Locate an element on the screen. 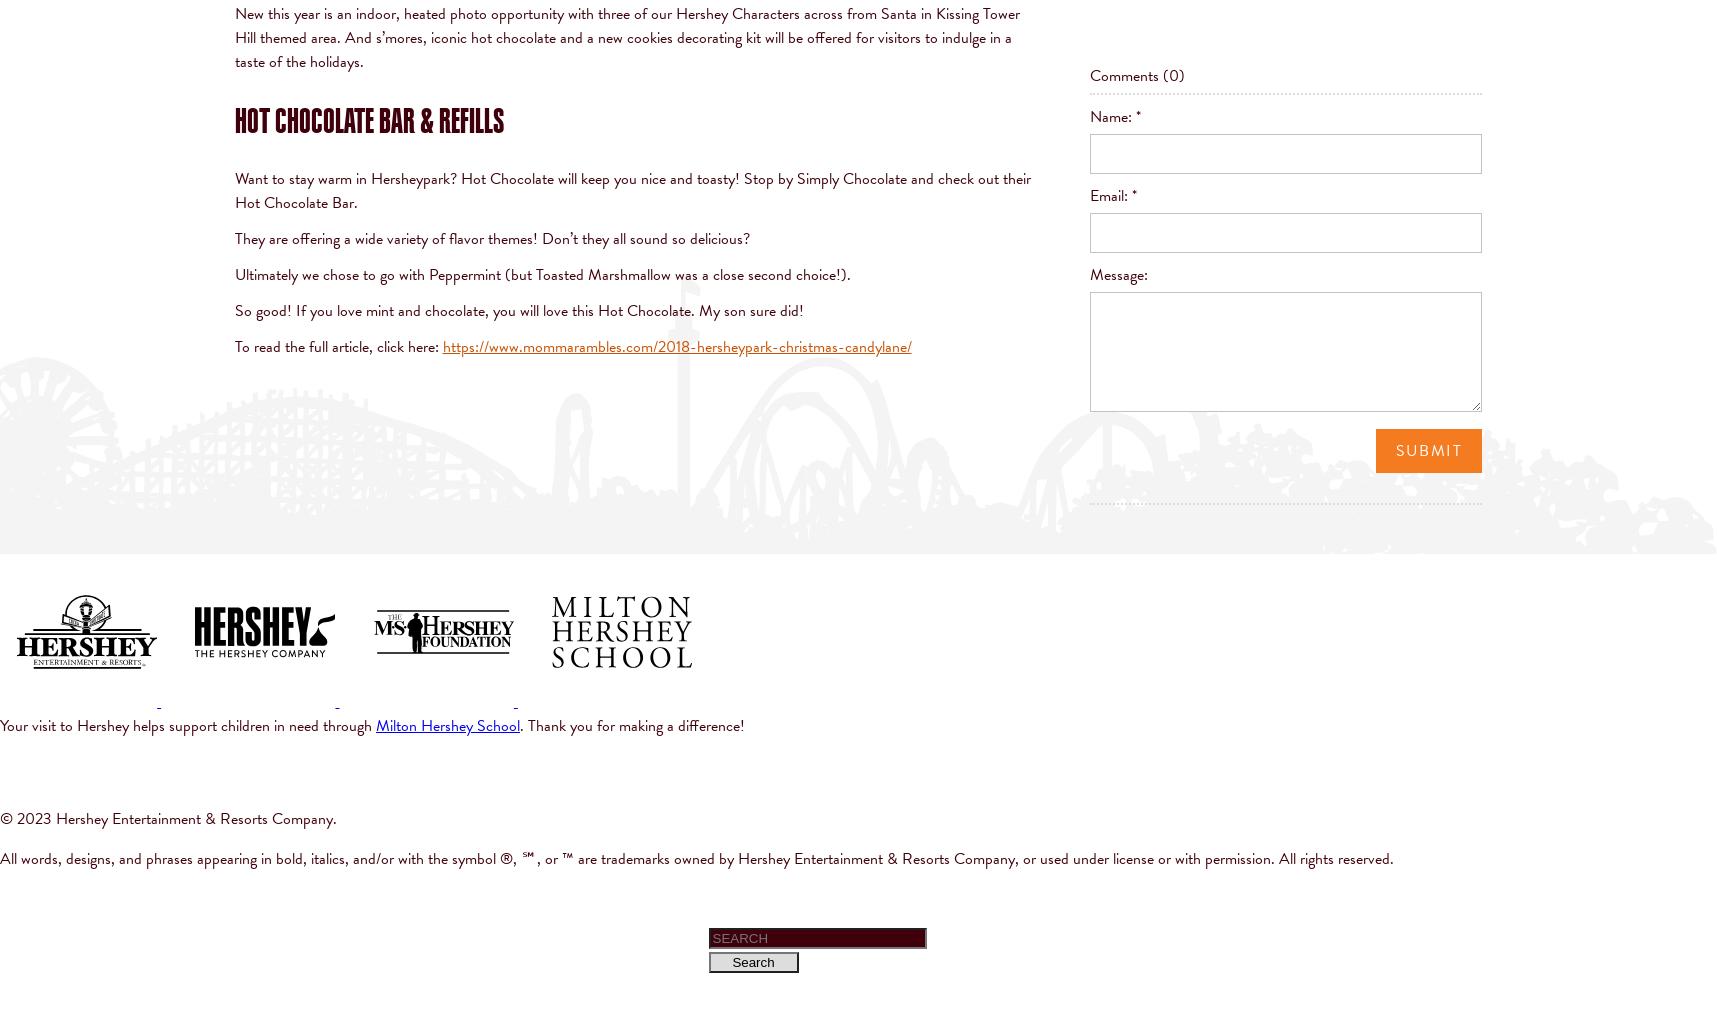 Image resolution: width=1717 pixels, height=1021 pixels. 'Comments  (0)' is located at coordinates (1089, 75).